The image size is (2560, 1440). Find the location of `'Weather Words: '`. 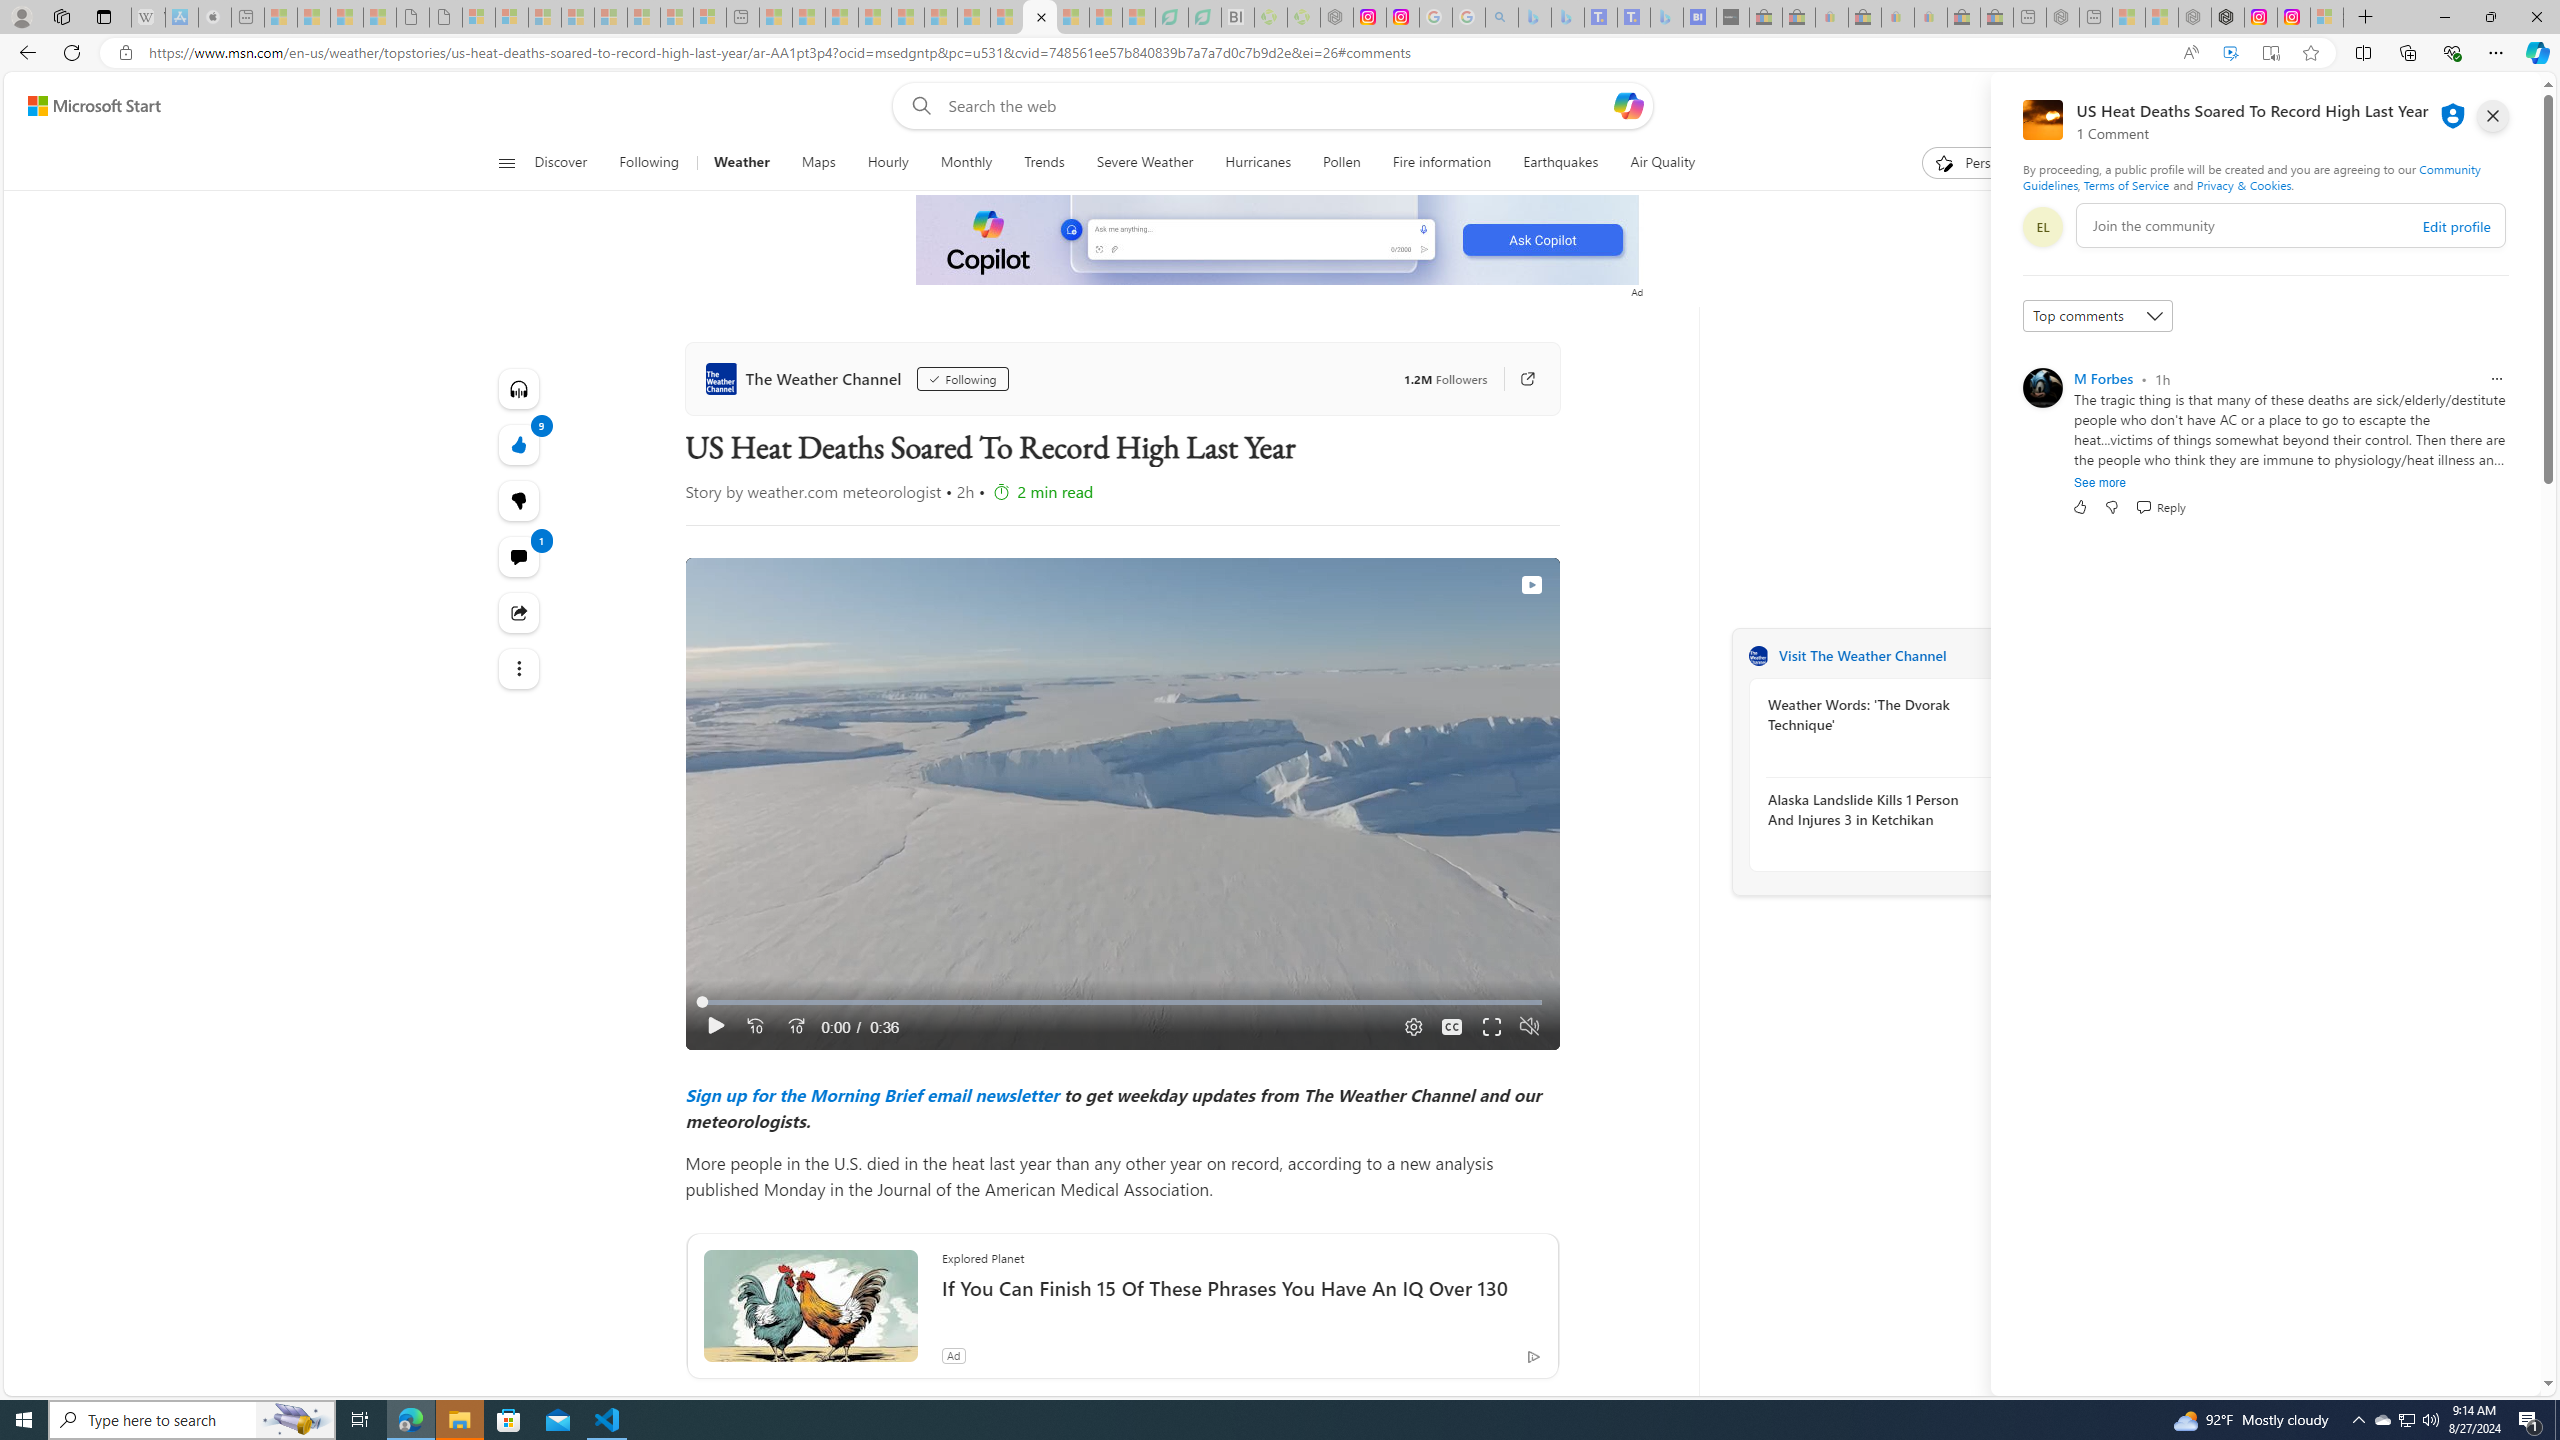

'Weather Words: ' is located at coordinates (1875, 713).